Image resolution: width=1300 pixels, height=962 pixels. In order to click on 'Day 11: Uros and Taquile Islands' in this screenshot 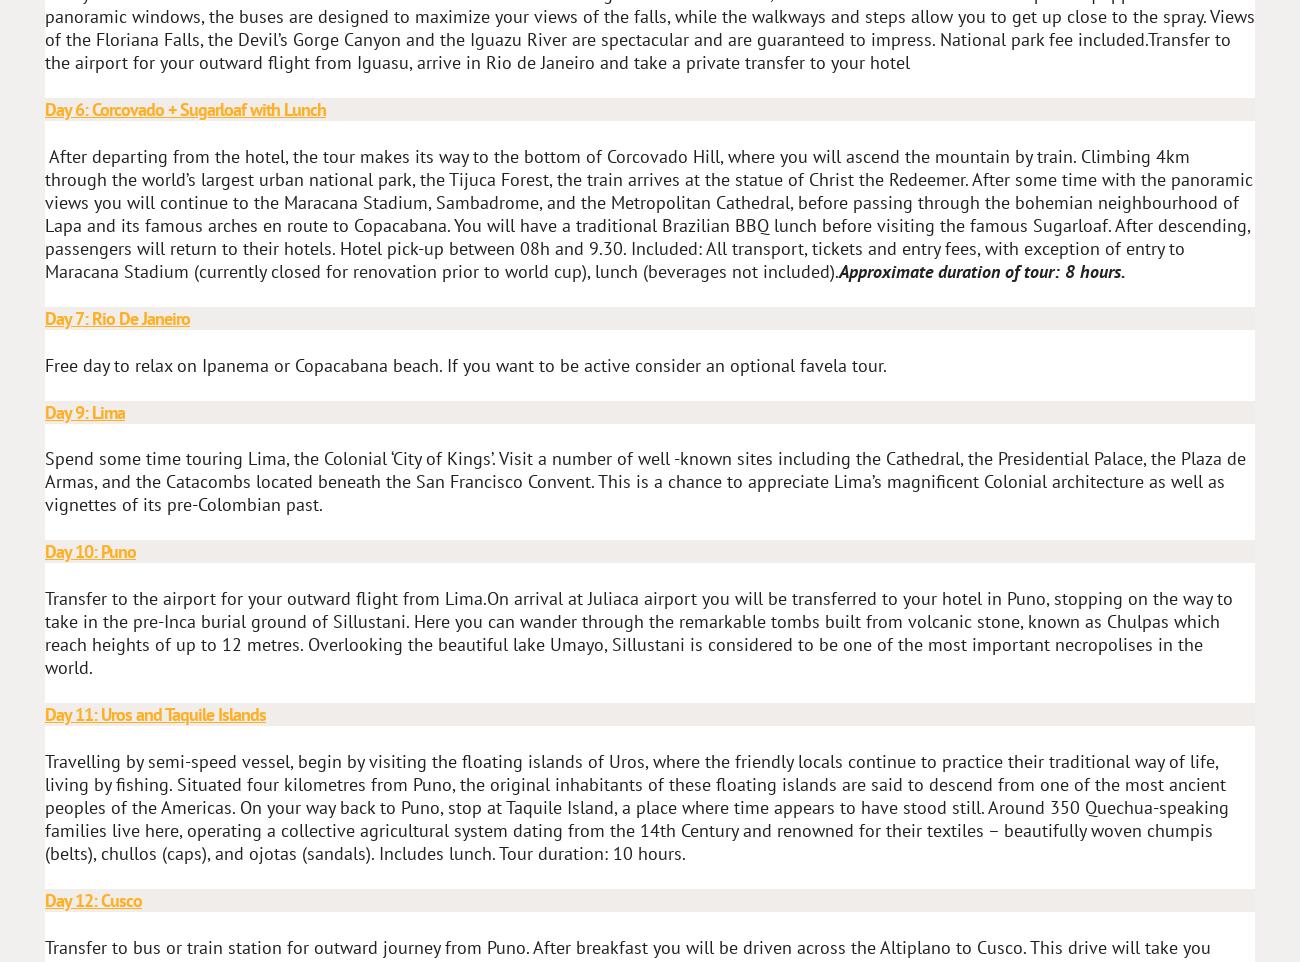, I will do `click(154, 713)`.